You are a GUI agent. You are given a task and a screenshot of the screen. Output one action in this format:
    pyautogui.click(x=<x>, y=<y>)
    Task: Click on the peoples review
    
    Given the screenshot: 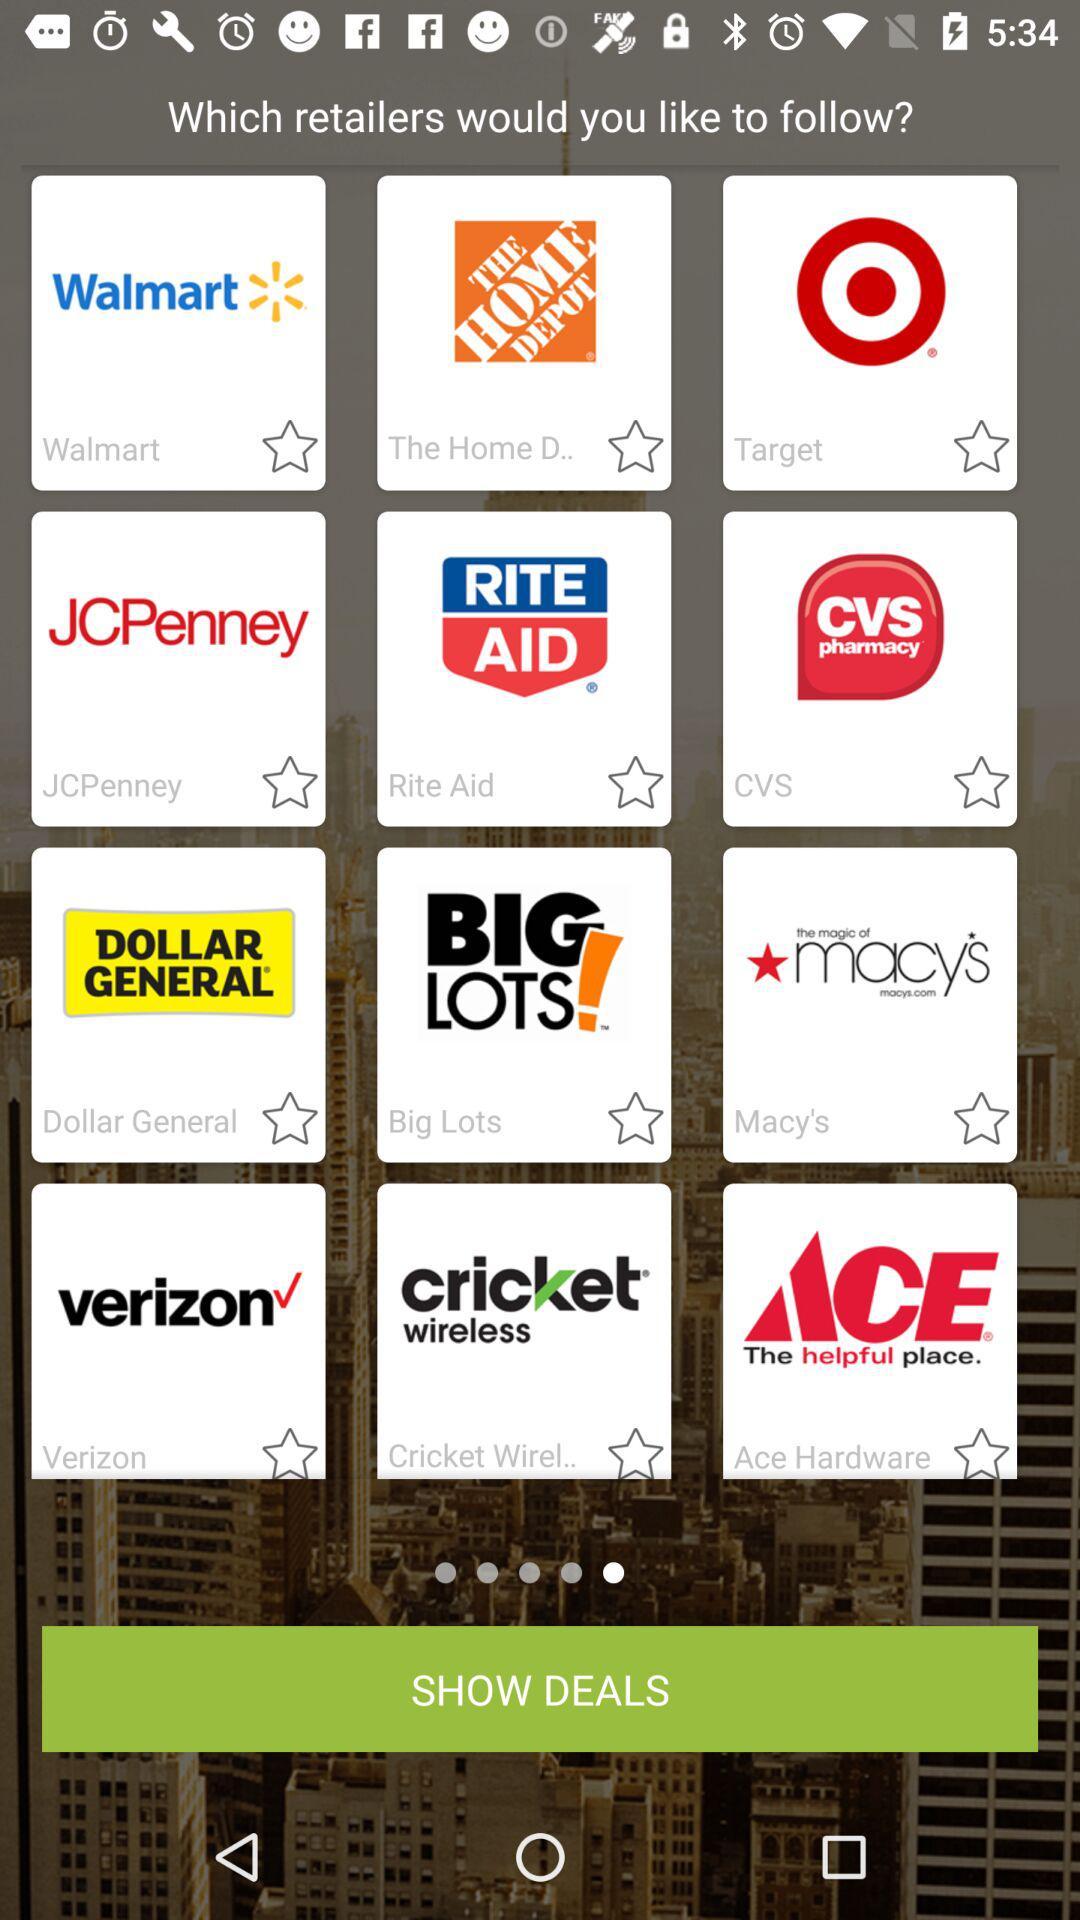 What is the action you would take?
    pyautogui.click(x=623, y=1446)
    